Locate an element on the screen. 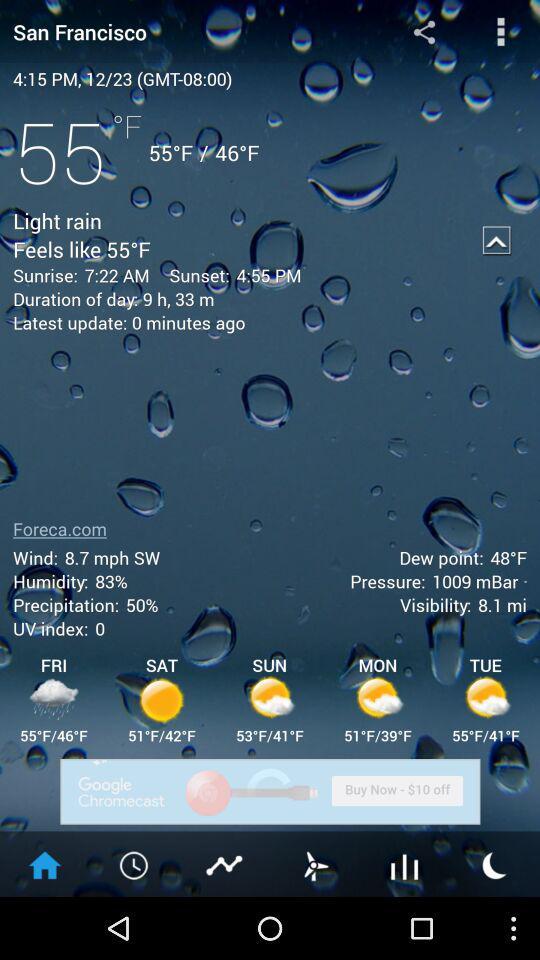 The height and width of the screenshot is (960, 540). graph is located at coordinates (224, 863).